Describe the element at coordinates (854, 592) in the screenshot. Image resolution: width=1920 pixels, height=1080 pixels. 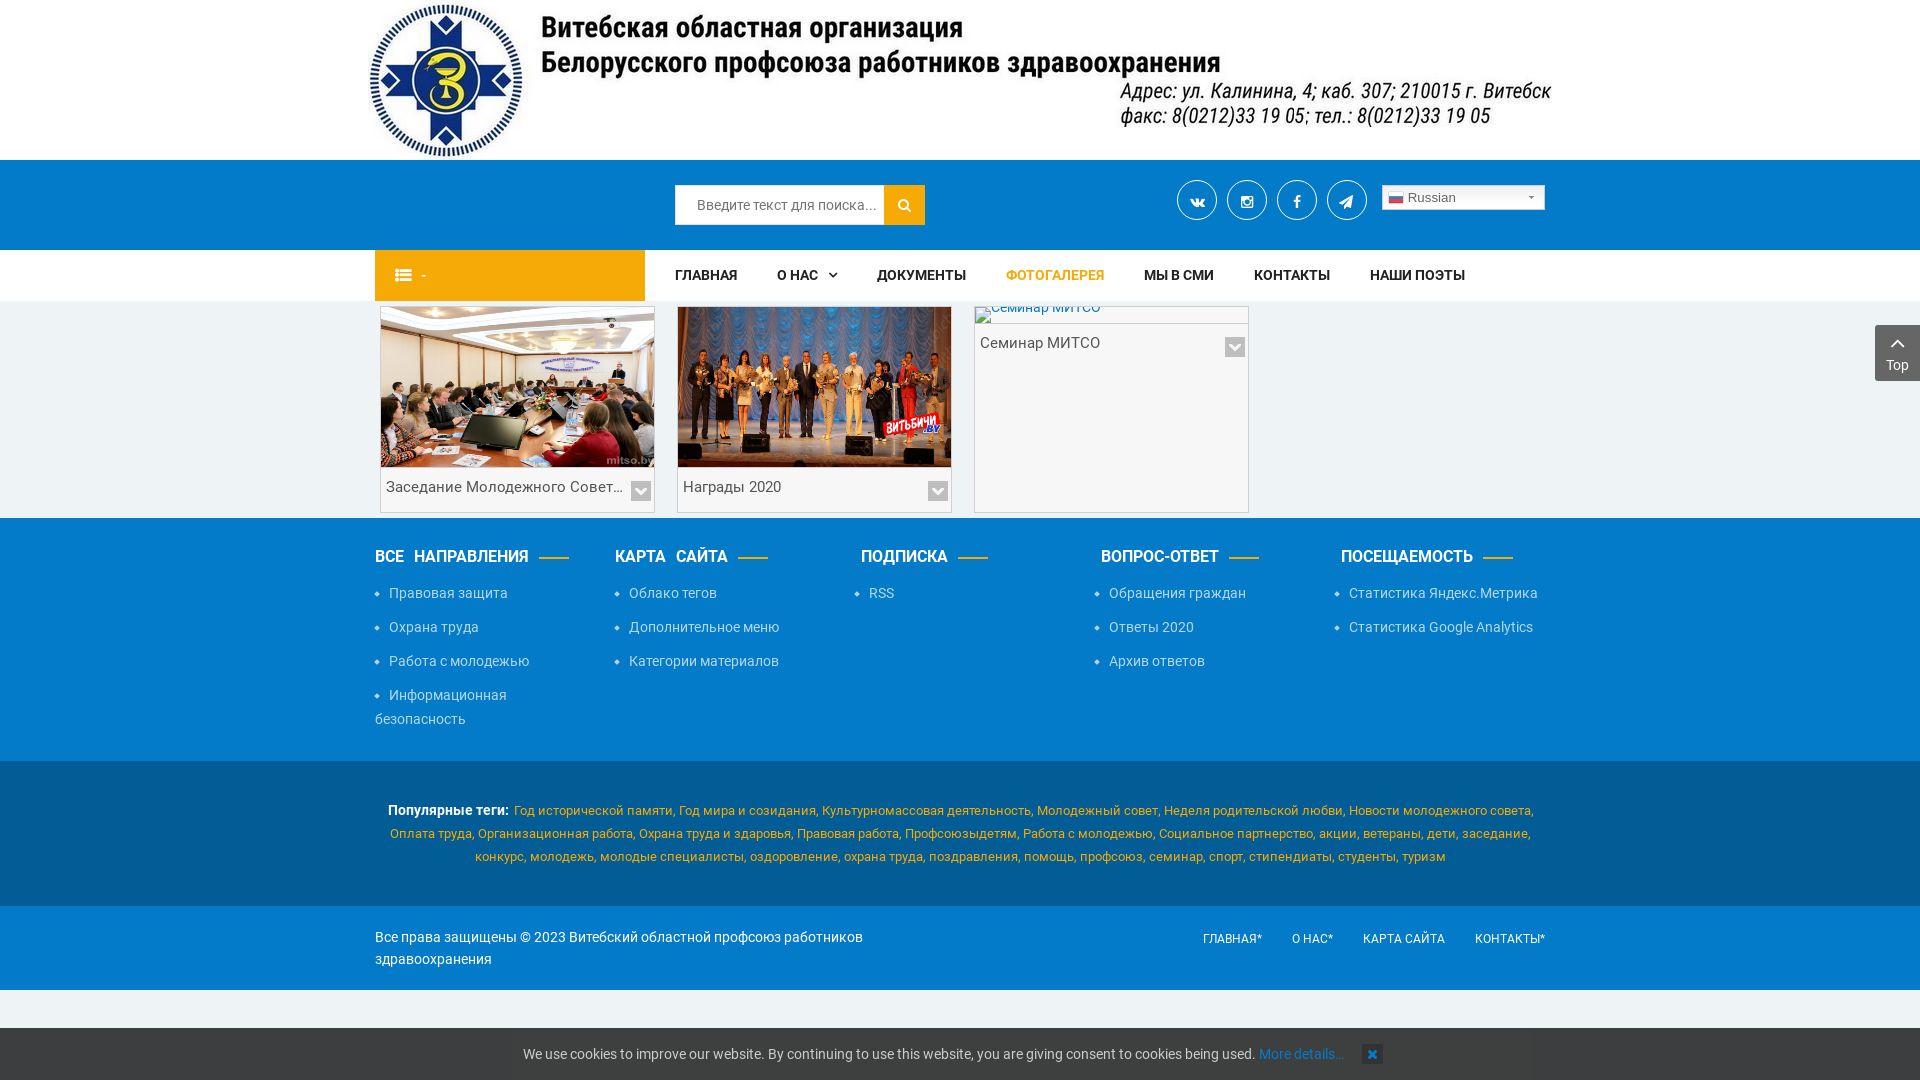
I see `'RSS'` at that location.